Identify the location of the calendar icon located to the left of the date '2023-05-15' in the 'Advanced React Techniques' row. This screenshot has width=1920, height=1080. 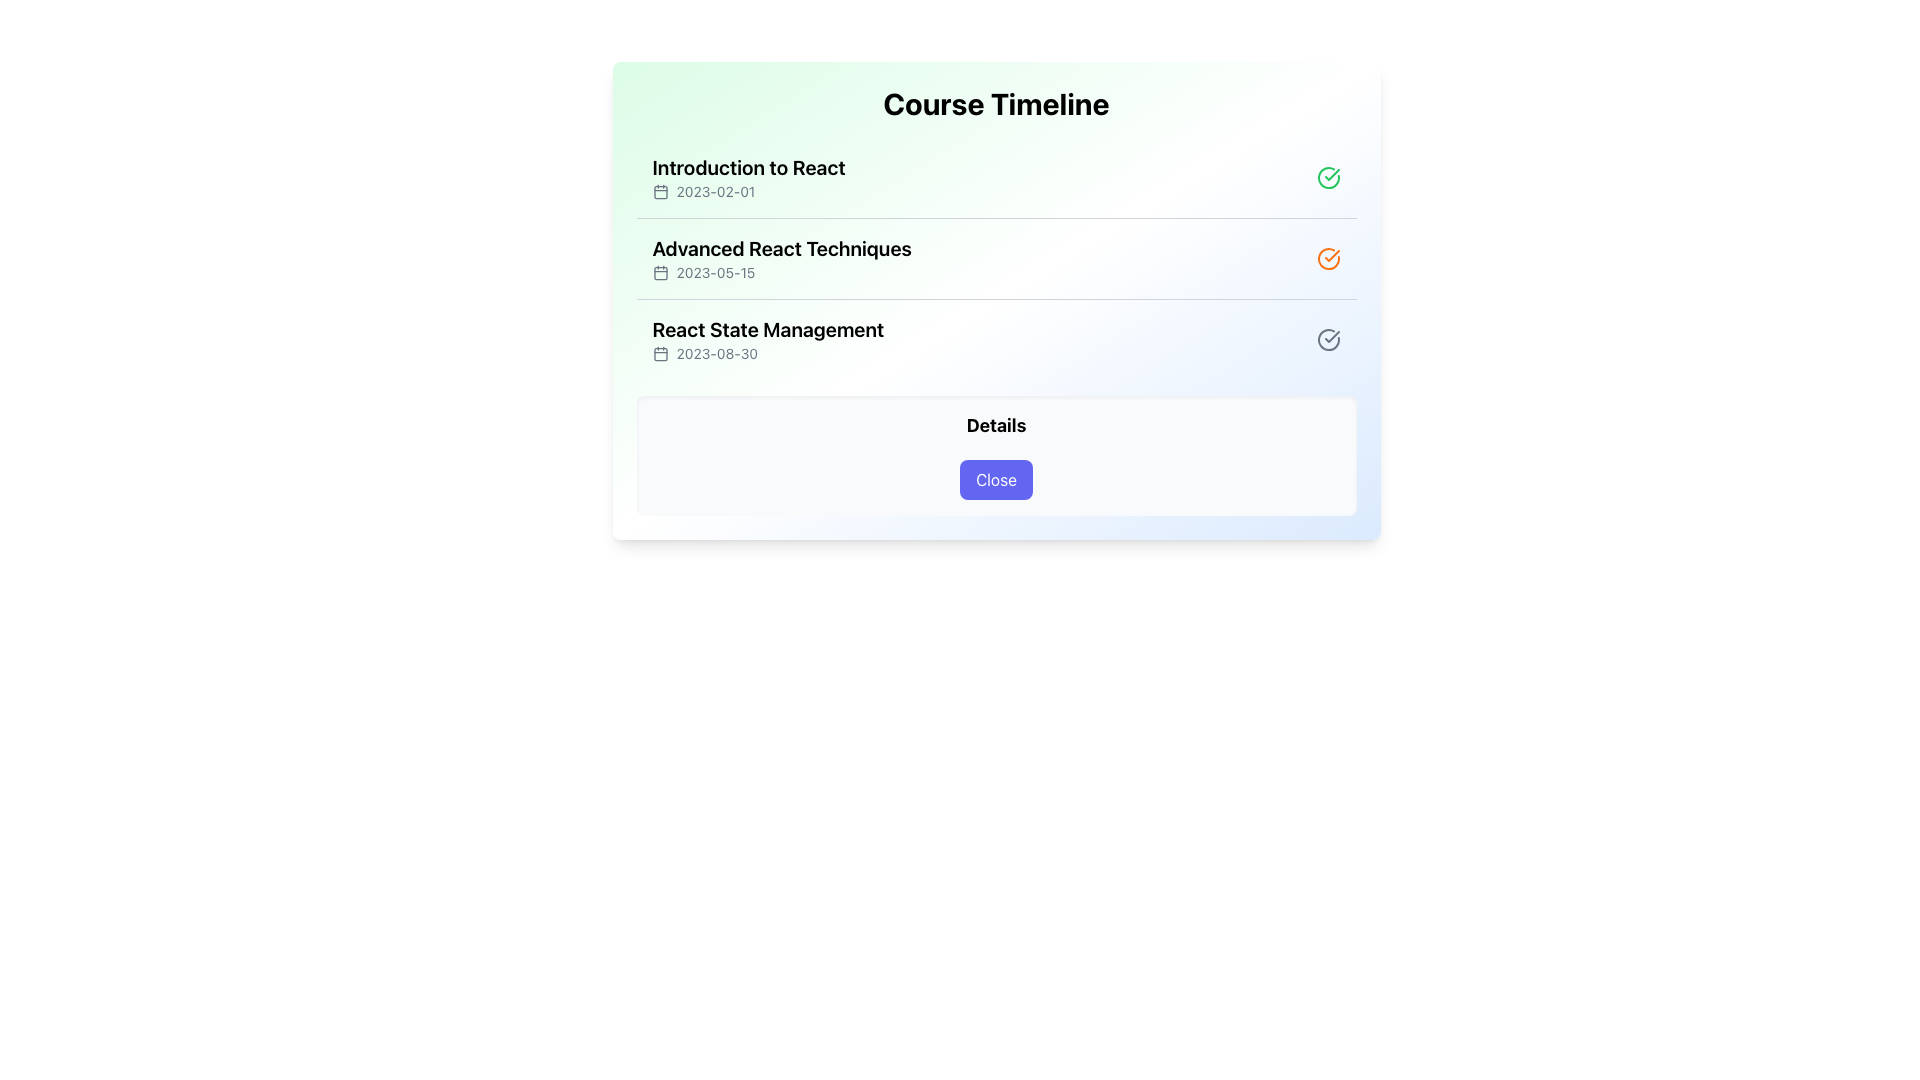
(660, 273).